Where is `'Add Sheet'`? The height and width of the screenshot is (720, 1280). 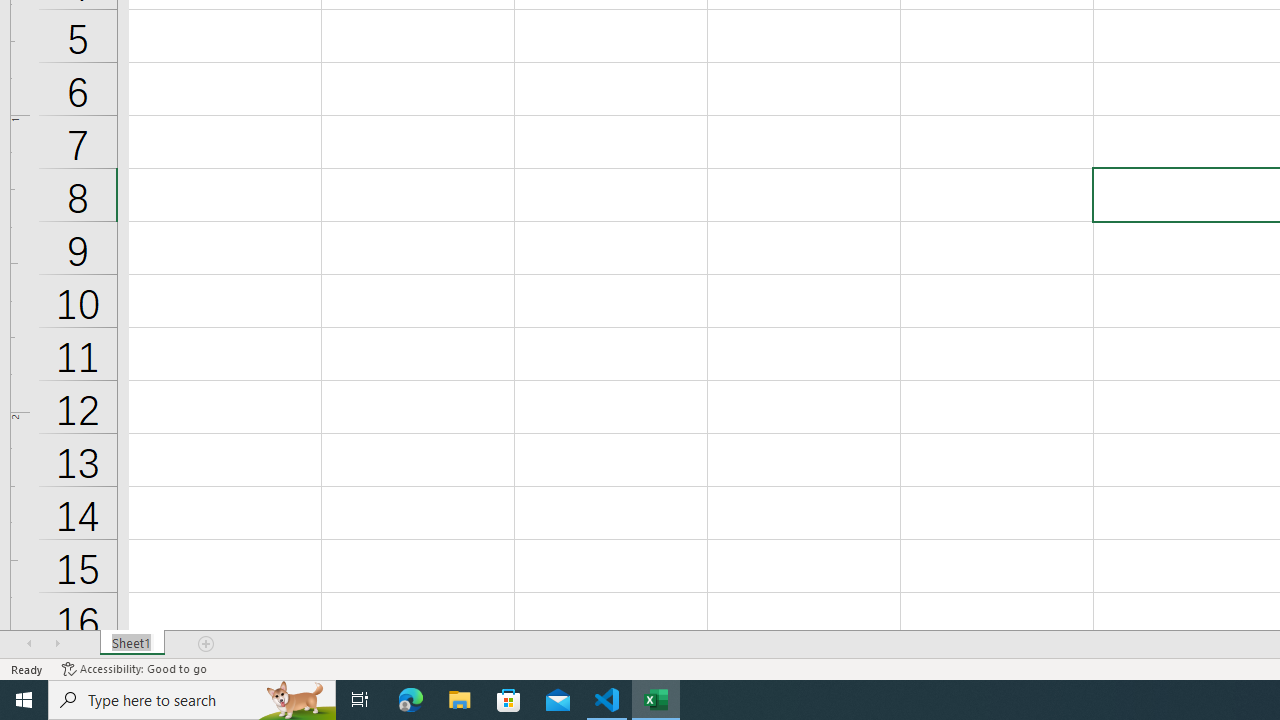 'Add Sheet' is located at coordinates (207, 644).